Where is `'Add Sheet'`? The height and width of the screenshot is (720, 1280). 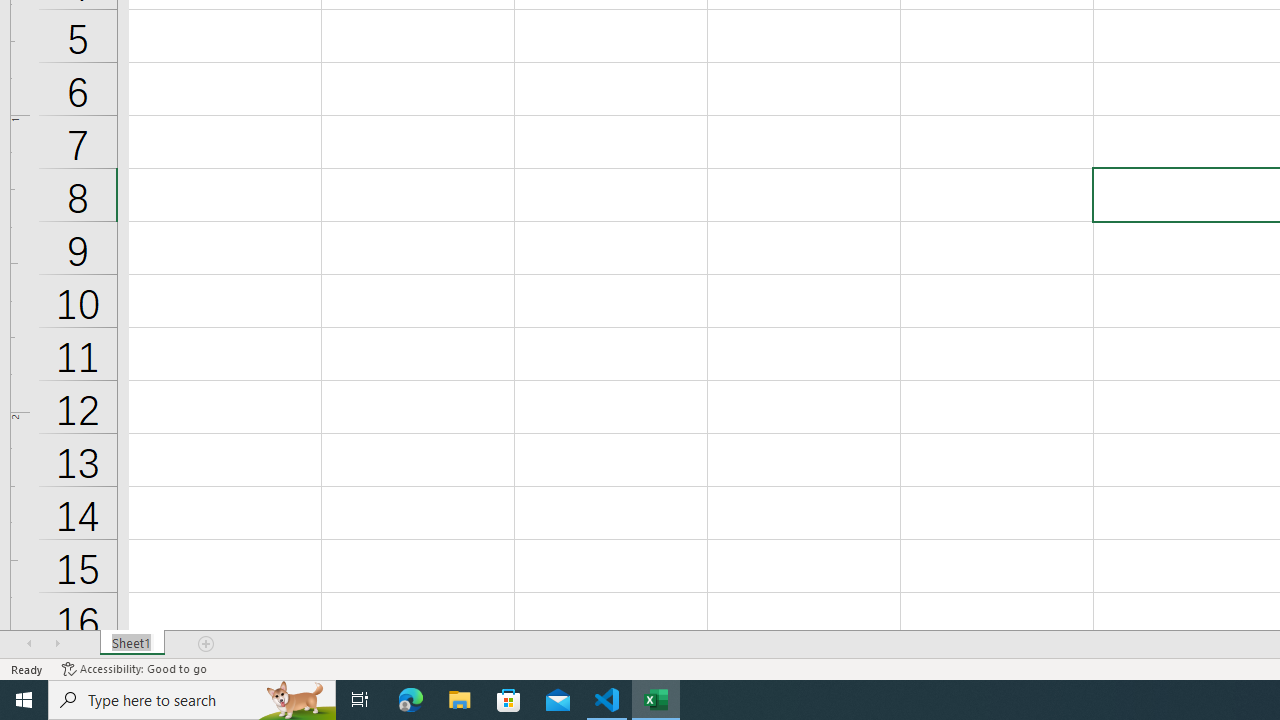 'Add Sheet' is located at coordinates (207, 644).